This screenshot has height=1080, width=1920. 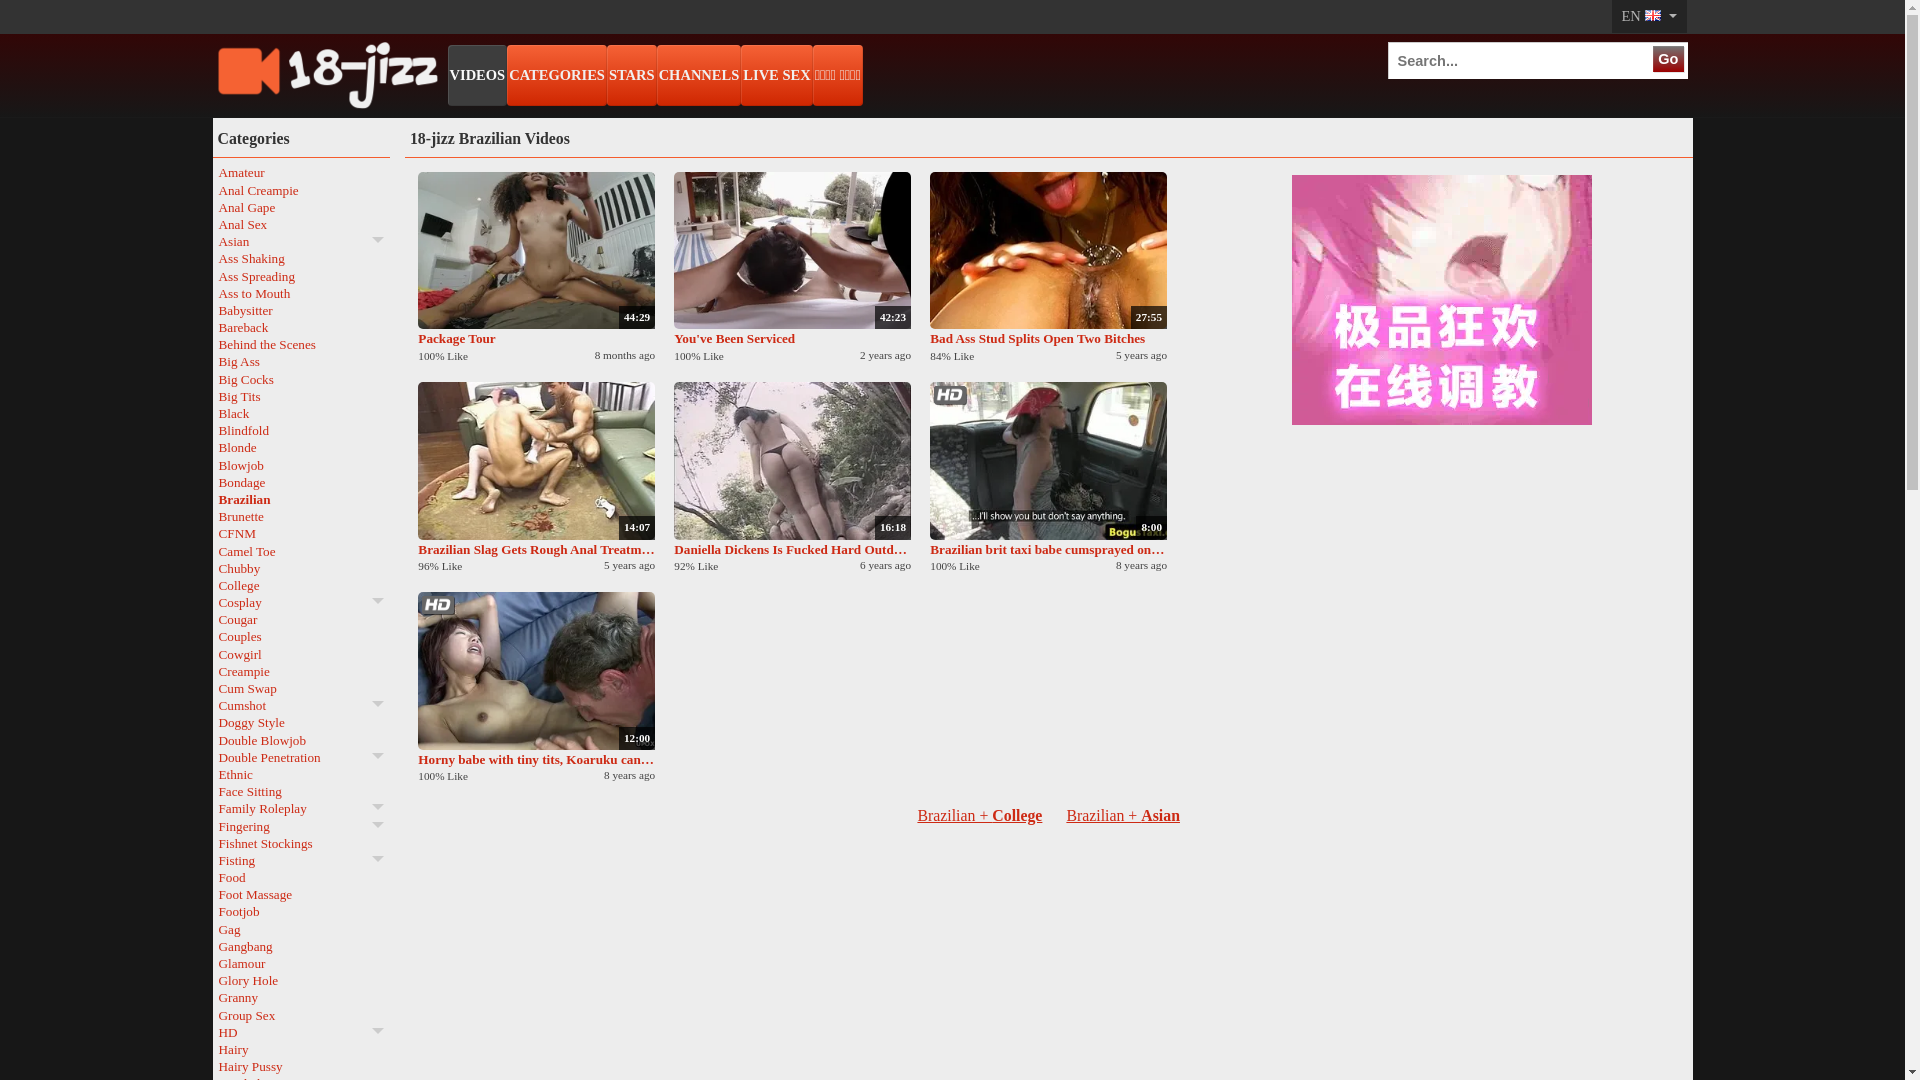 What do you see at coordinates (300, 585) in the screenshot?
I see `'College'` at bounding box center [300, 585].